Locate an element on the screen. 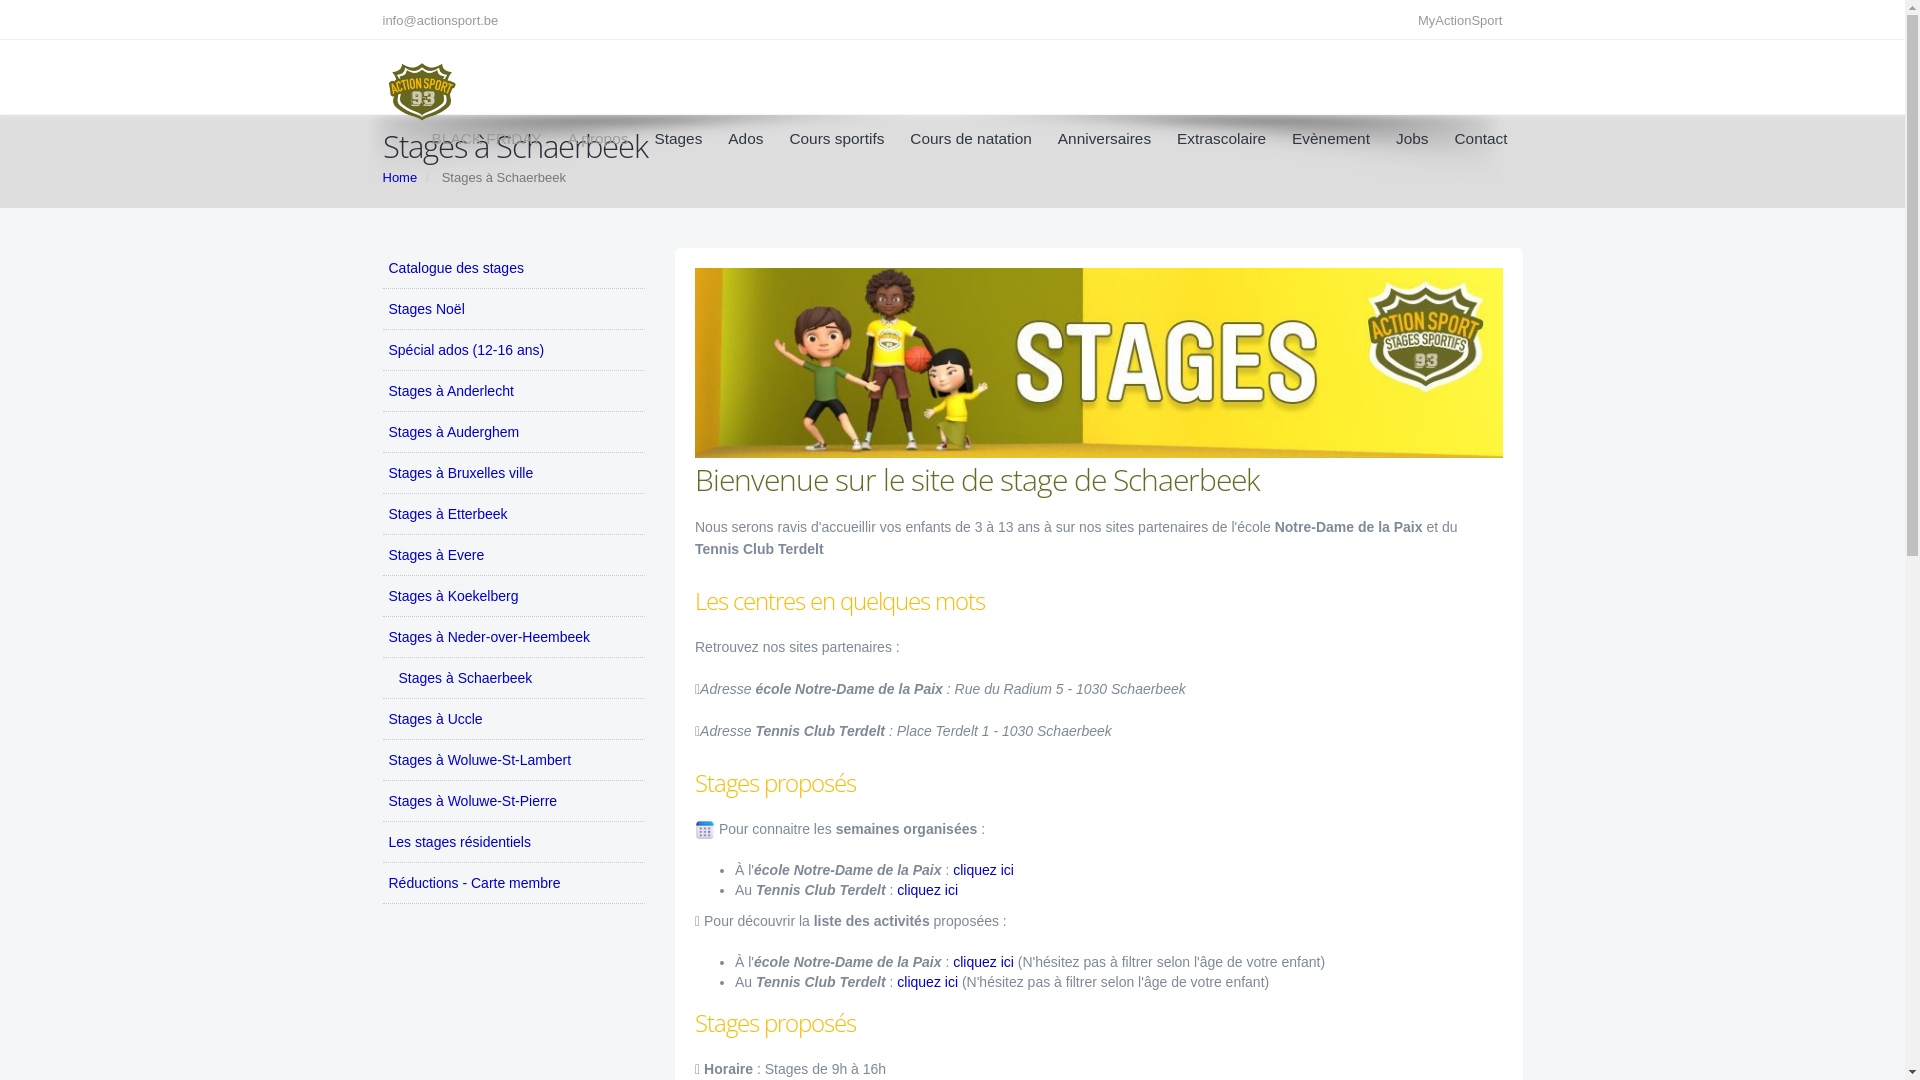  'Stages' is located at coordinates (677, 137).